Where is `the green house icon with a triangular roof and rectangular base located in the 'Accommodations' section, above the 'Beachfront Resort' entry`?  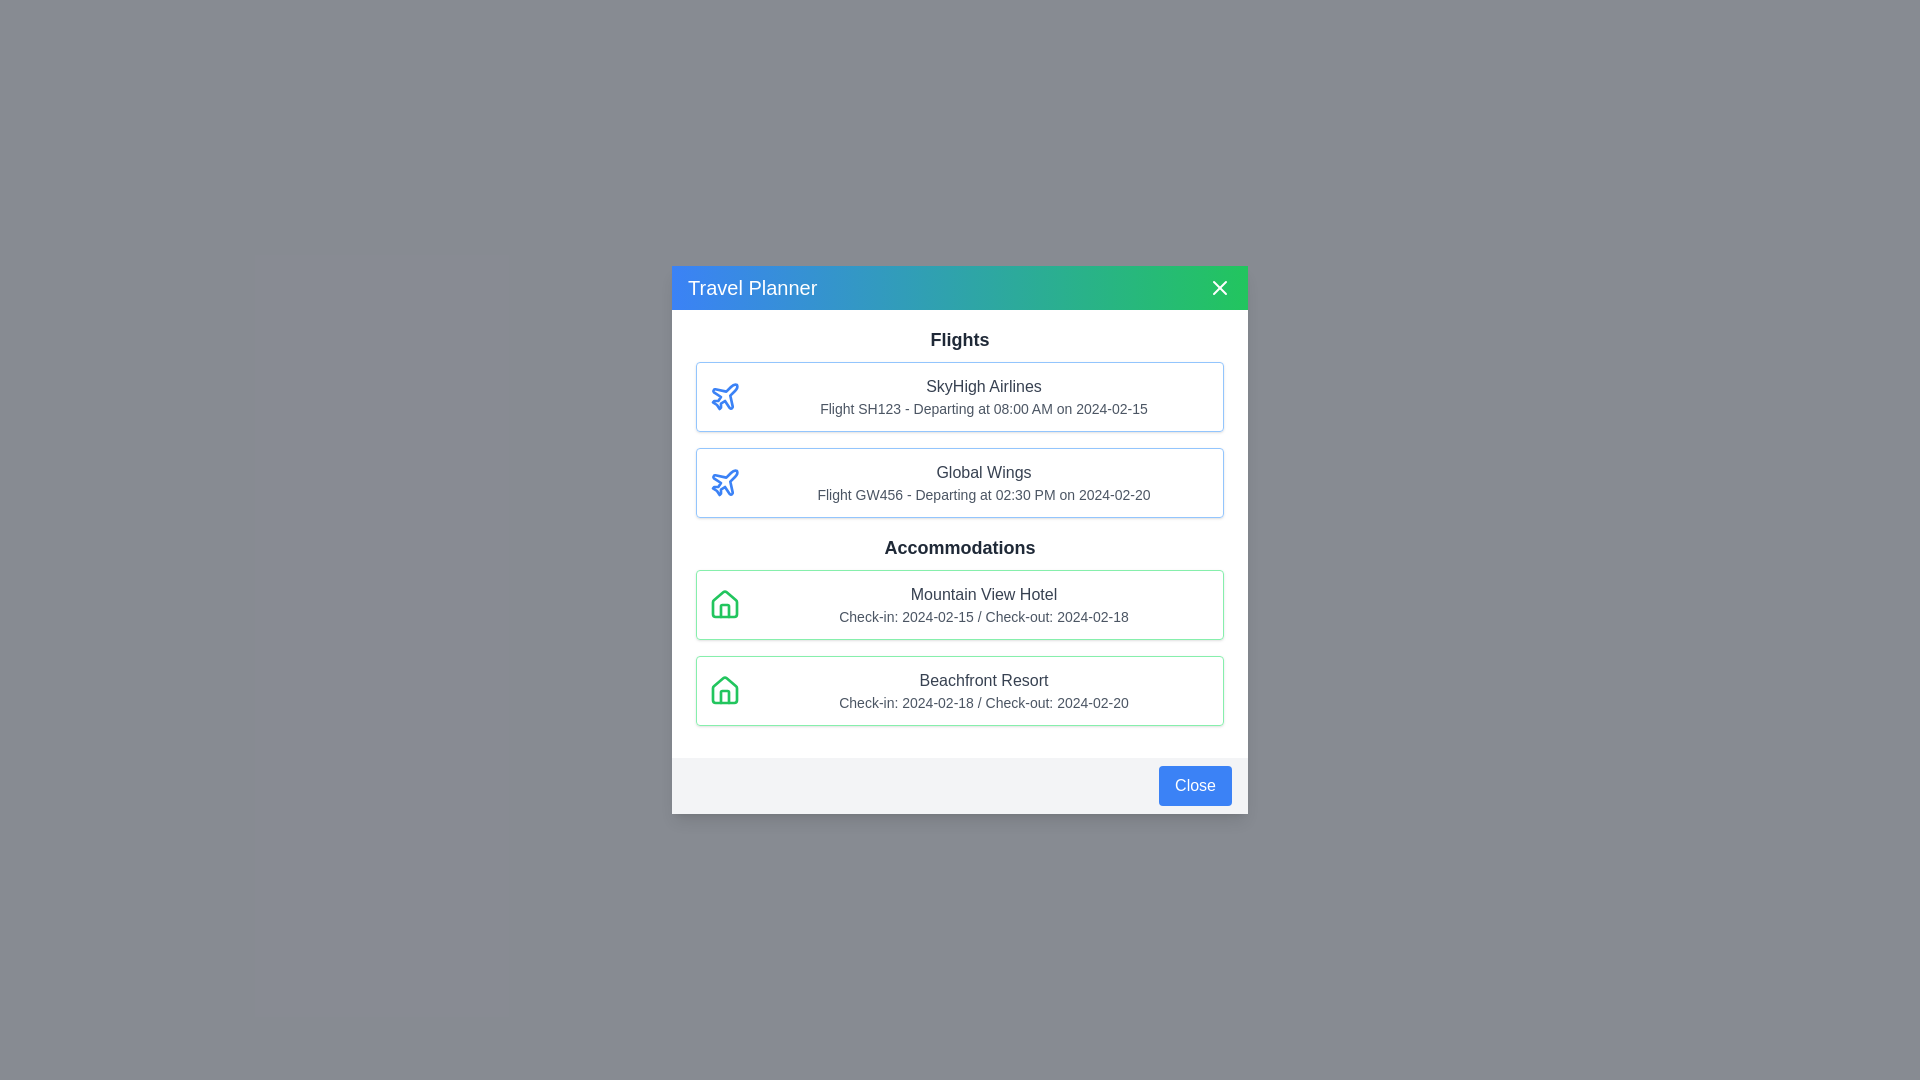 the green house icon with a triangular roof and rectangular base located in the 'Accommodations' section, above the 'Beachfront Resort' entry is located at coordinates (723, 603).